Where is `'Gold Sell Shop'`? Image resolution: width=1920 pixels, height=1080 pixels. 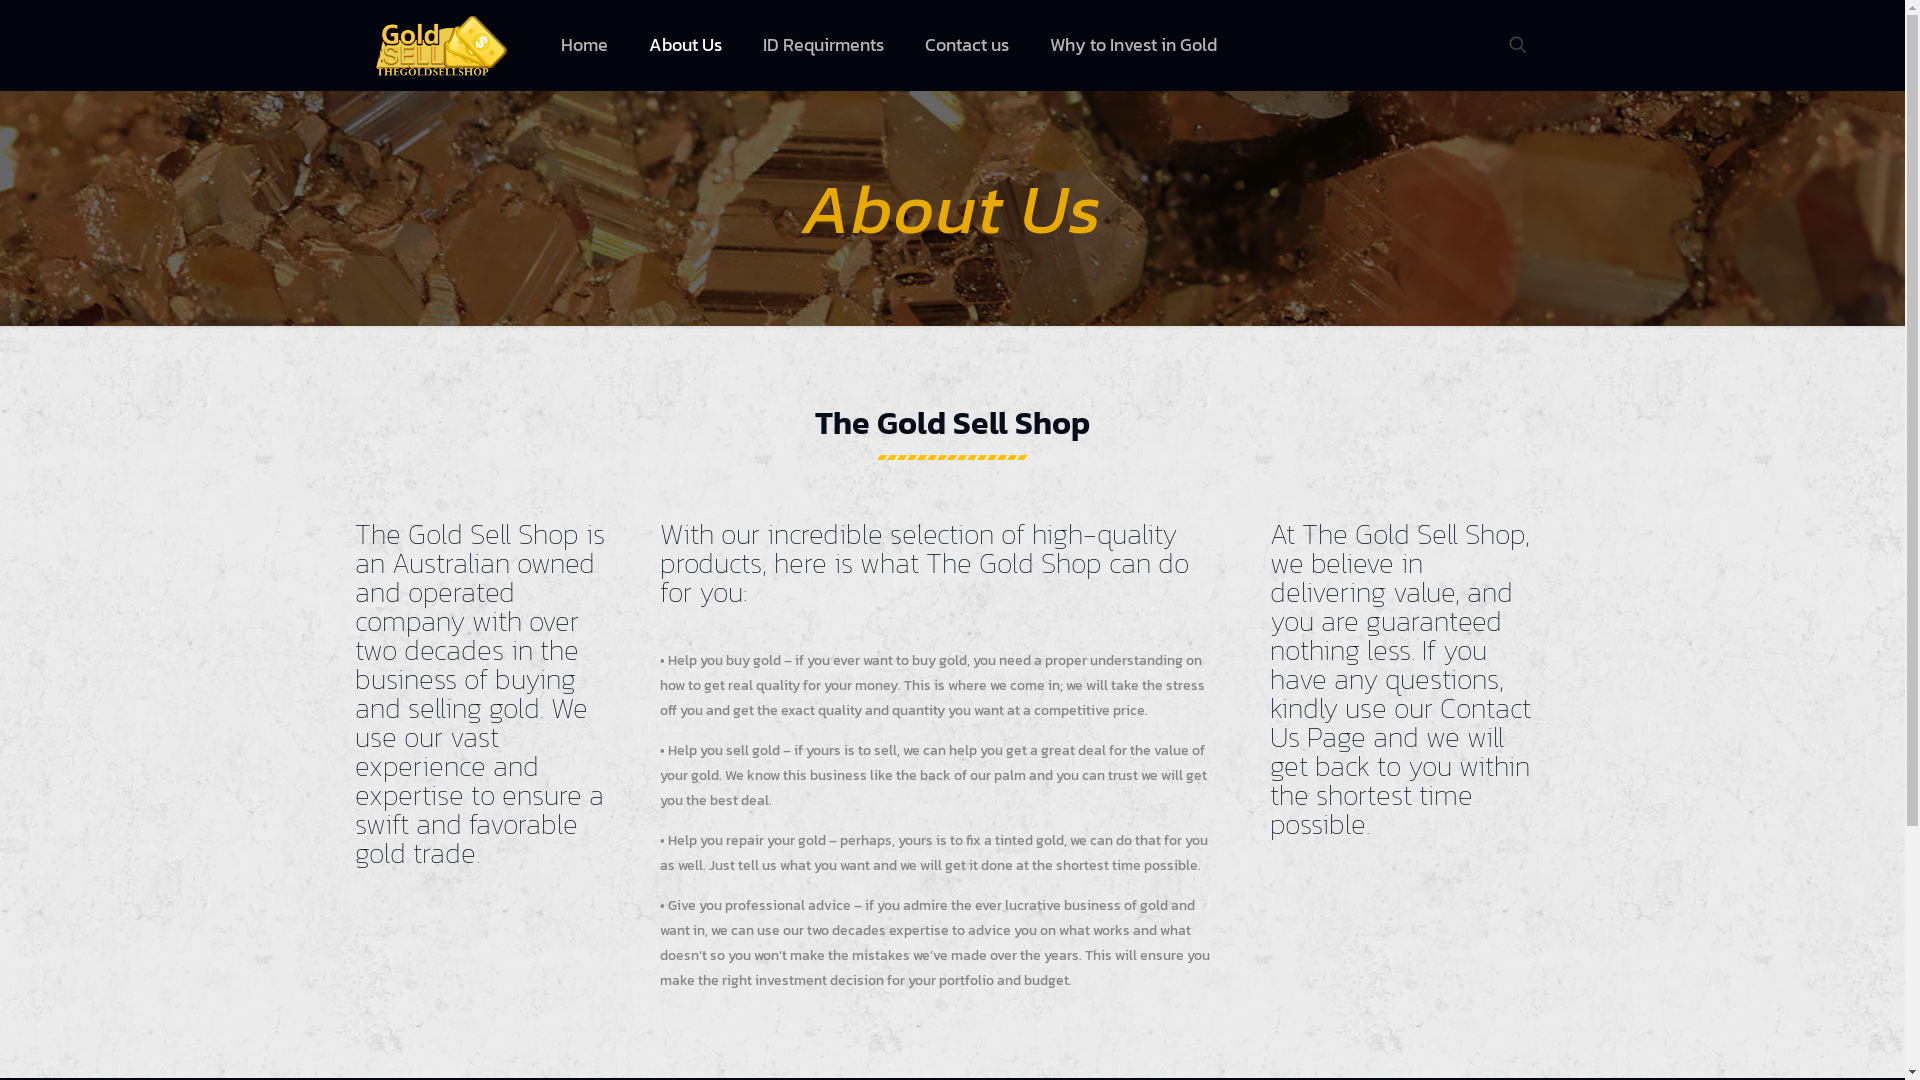 'Gold Sell Shop' is located at coordinates (440, 45).